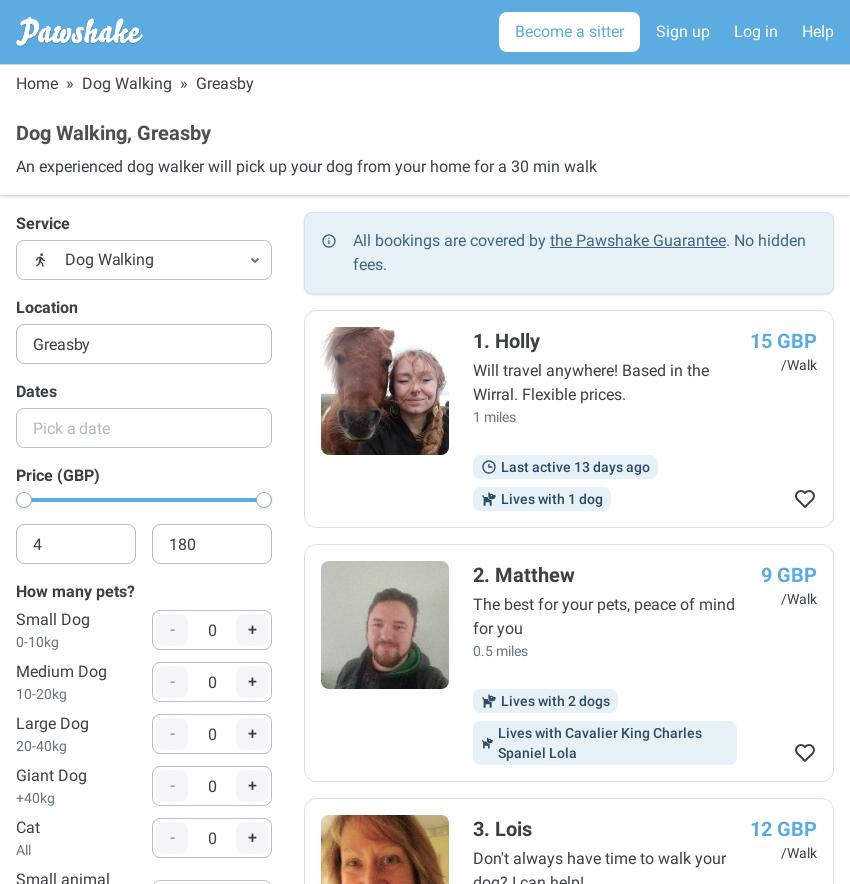  Describe the element at coordinates (473, 649) in the screenshot. I see `'0.5 miles'` at that location.